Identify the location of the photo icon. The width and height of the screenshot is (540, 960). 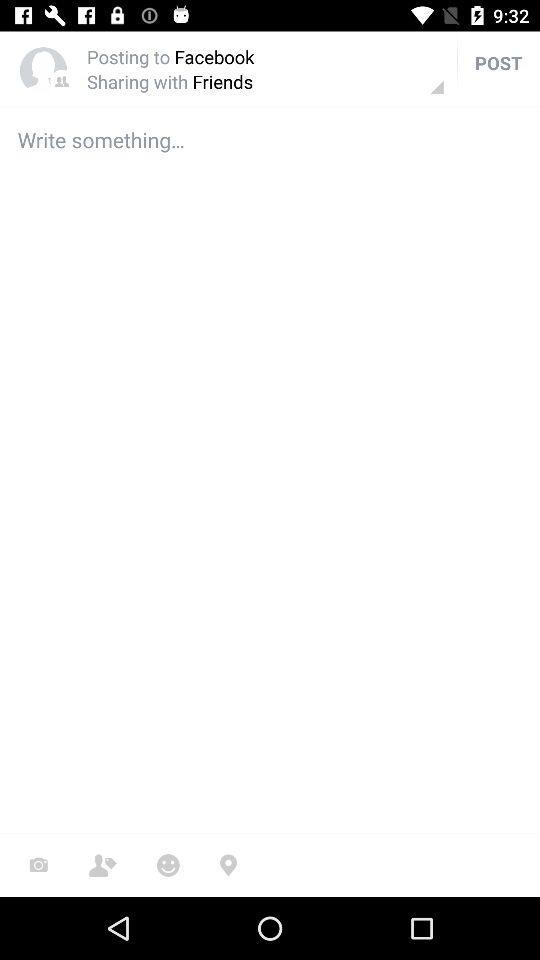
(38, 864).